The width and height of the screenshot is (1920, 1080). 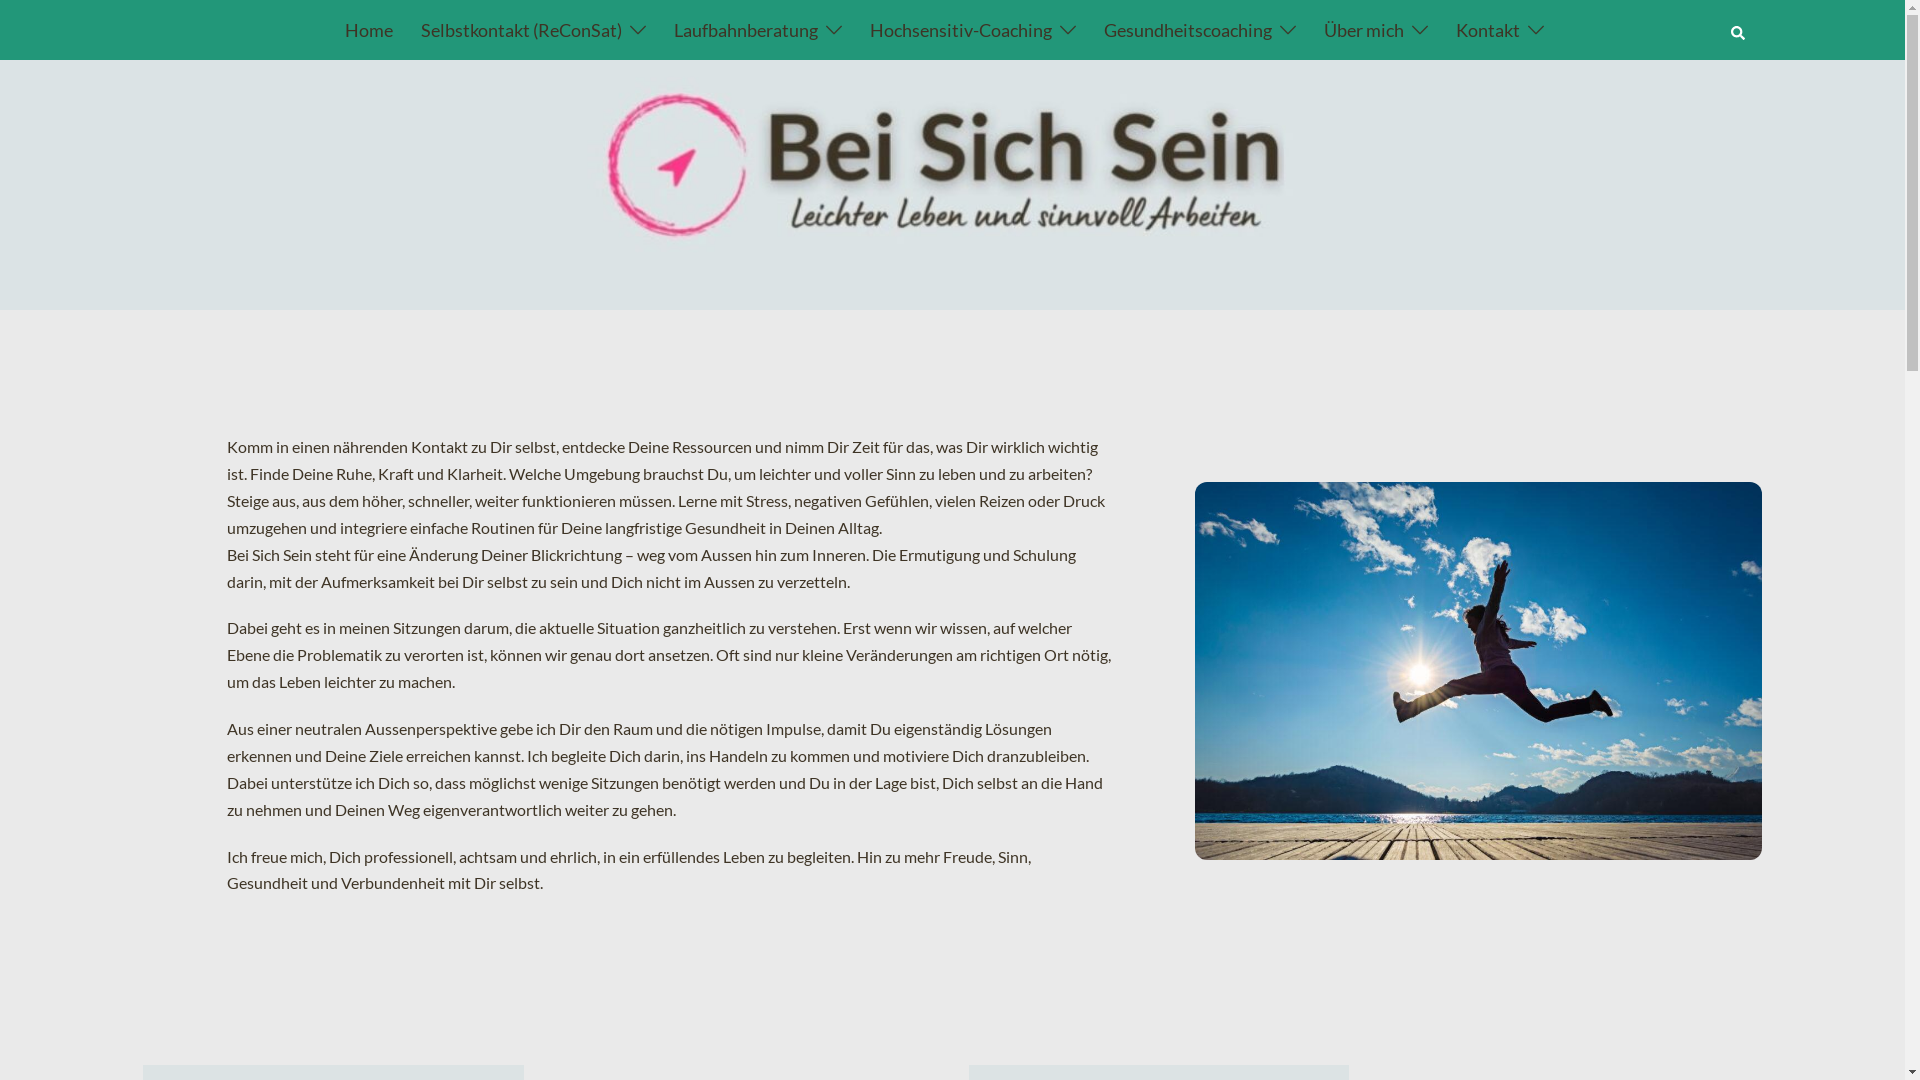 I want to click on 'Selbstkontakt (ReConSat)', so click(x=420, y=30).